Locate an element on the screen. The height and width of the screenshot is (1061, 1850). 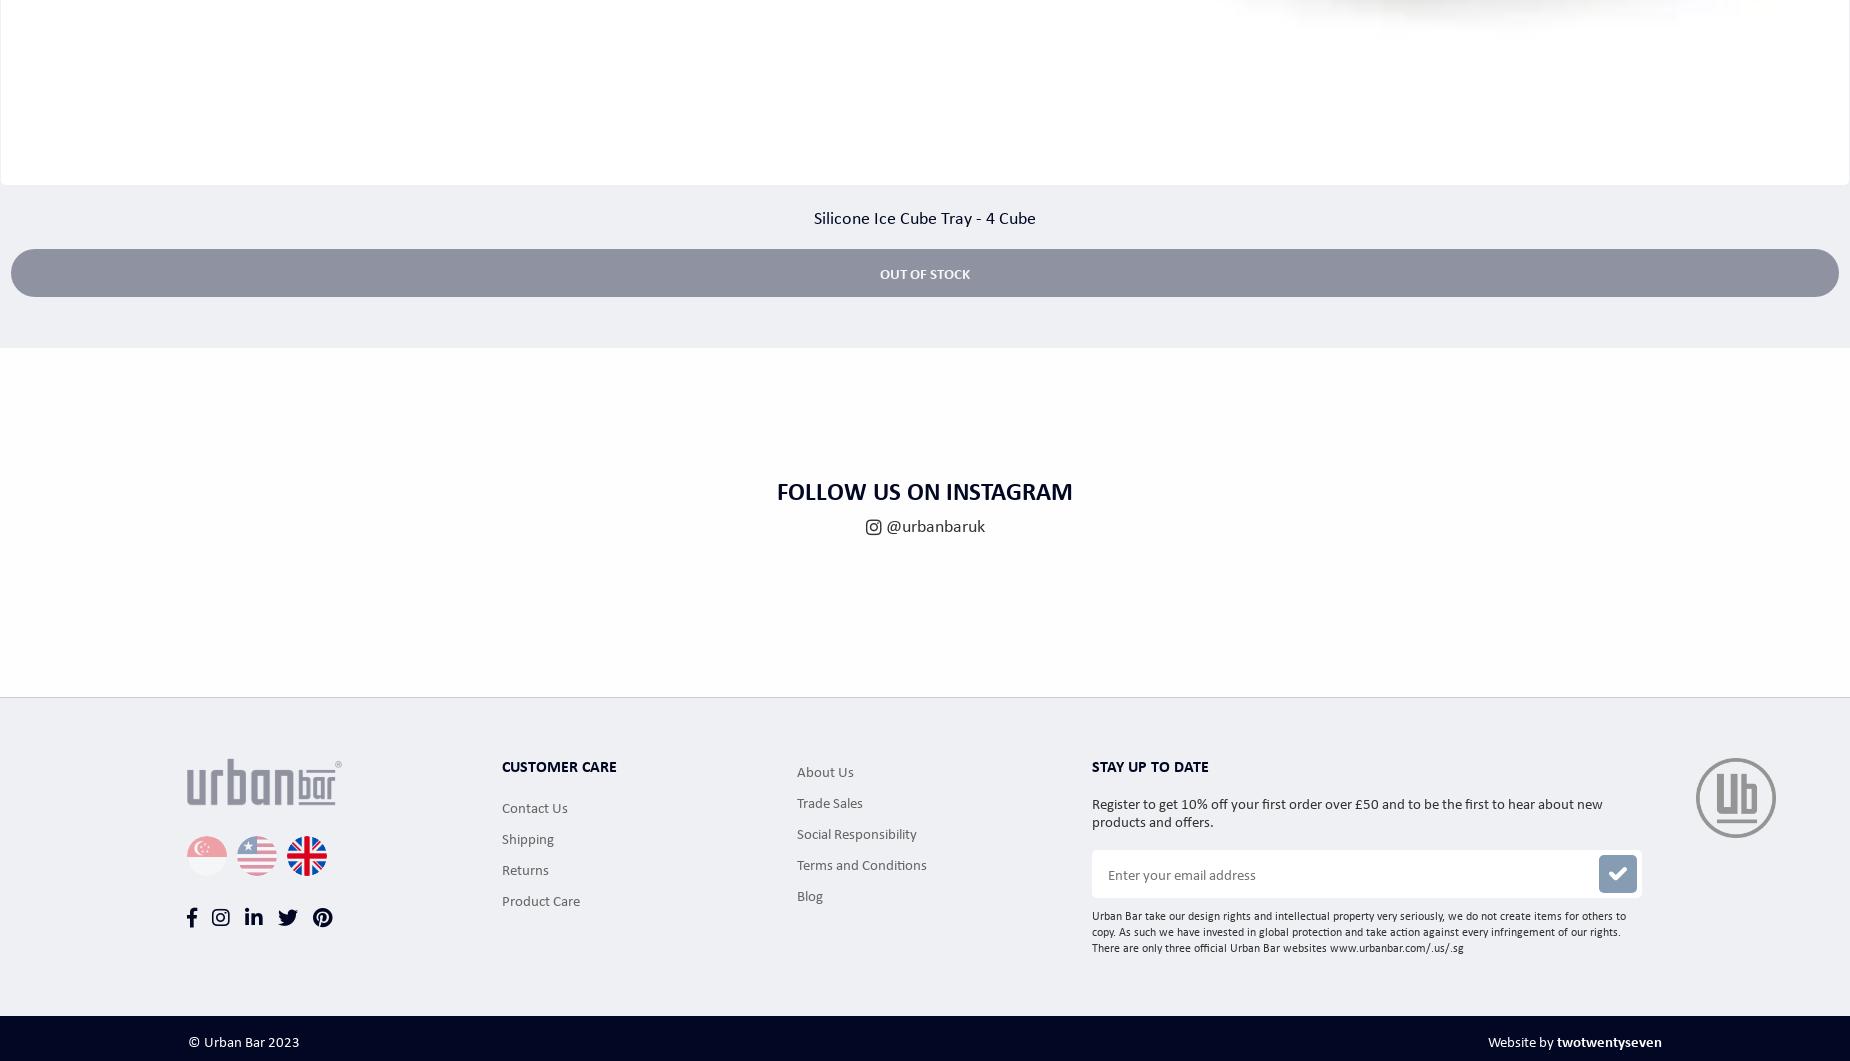
'Product Care' is located at coordinates (540, 897).